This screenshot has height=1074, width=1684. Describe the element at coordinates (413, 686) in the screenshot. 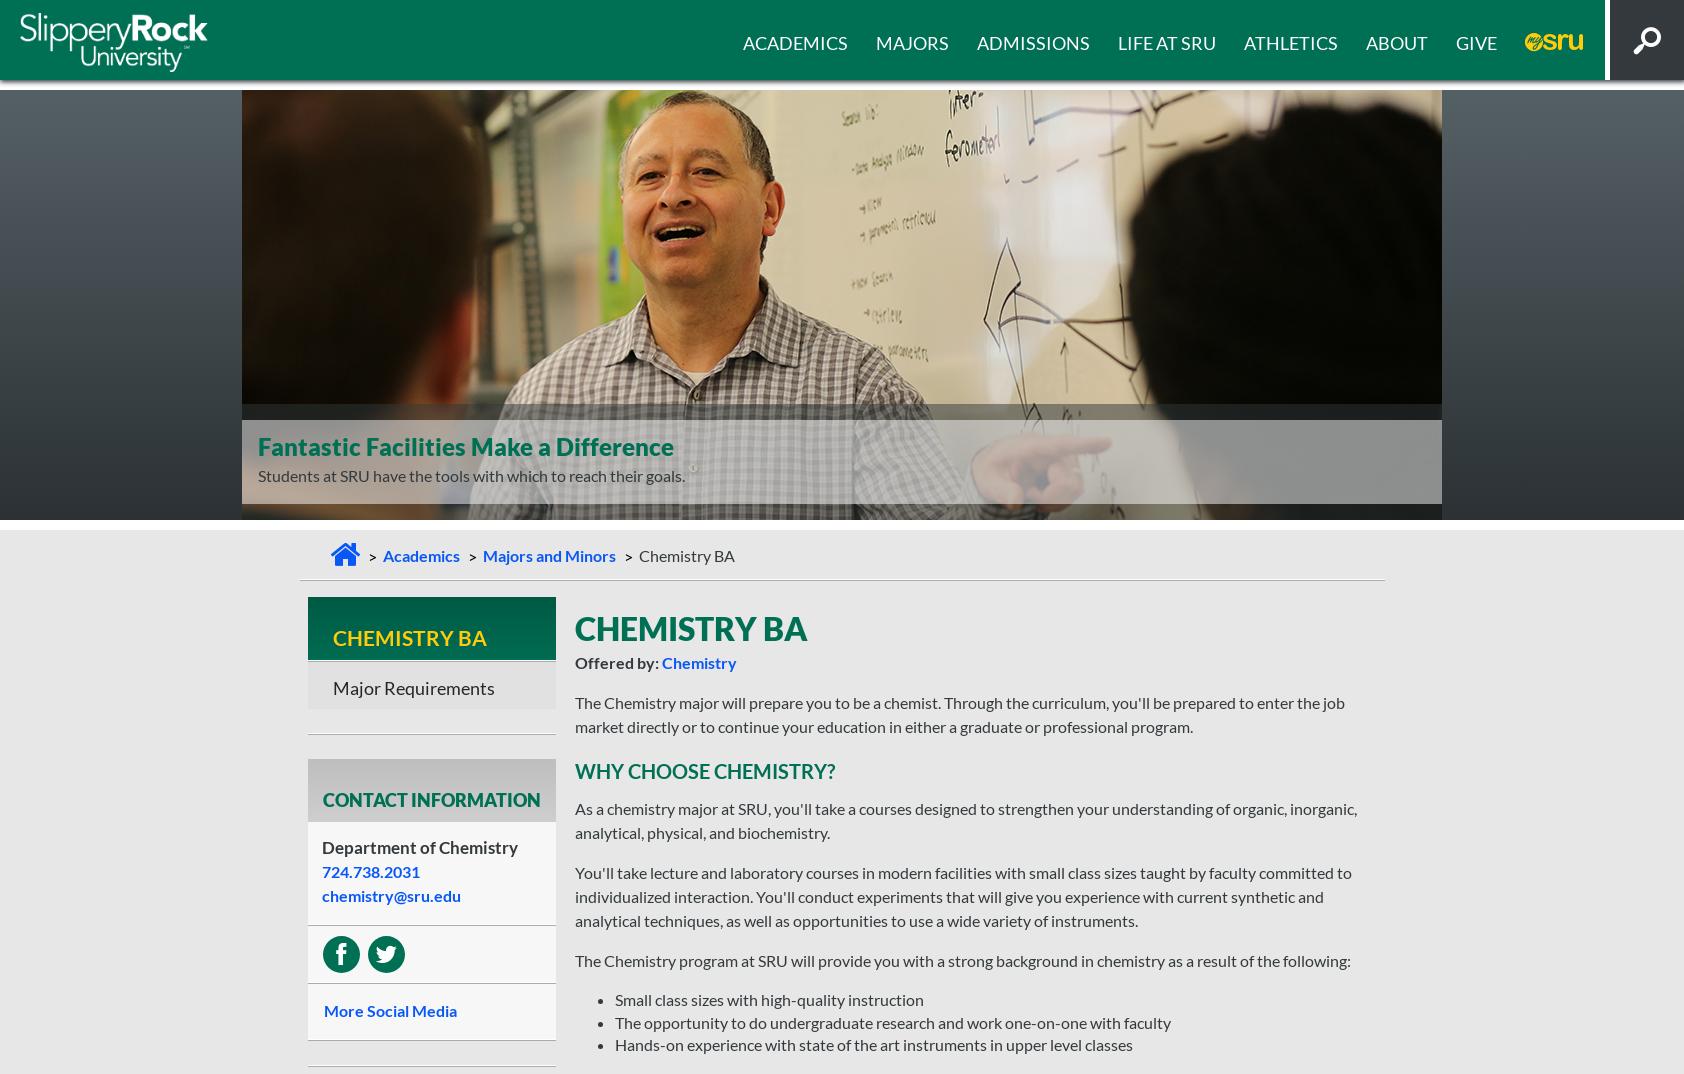

I see `'Major Requirements'` at that location.